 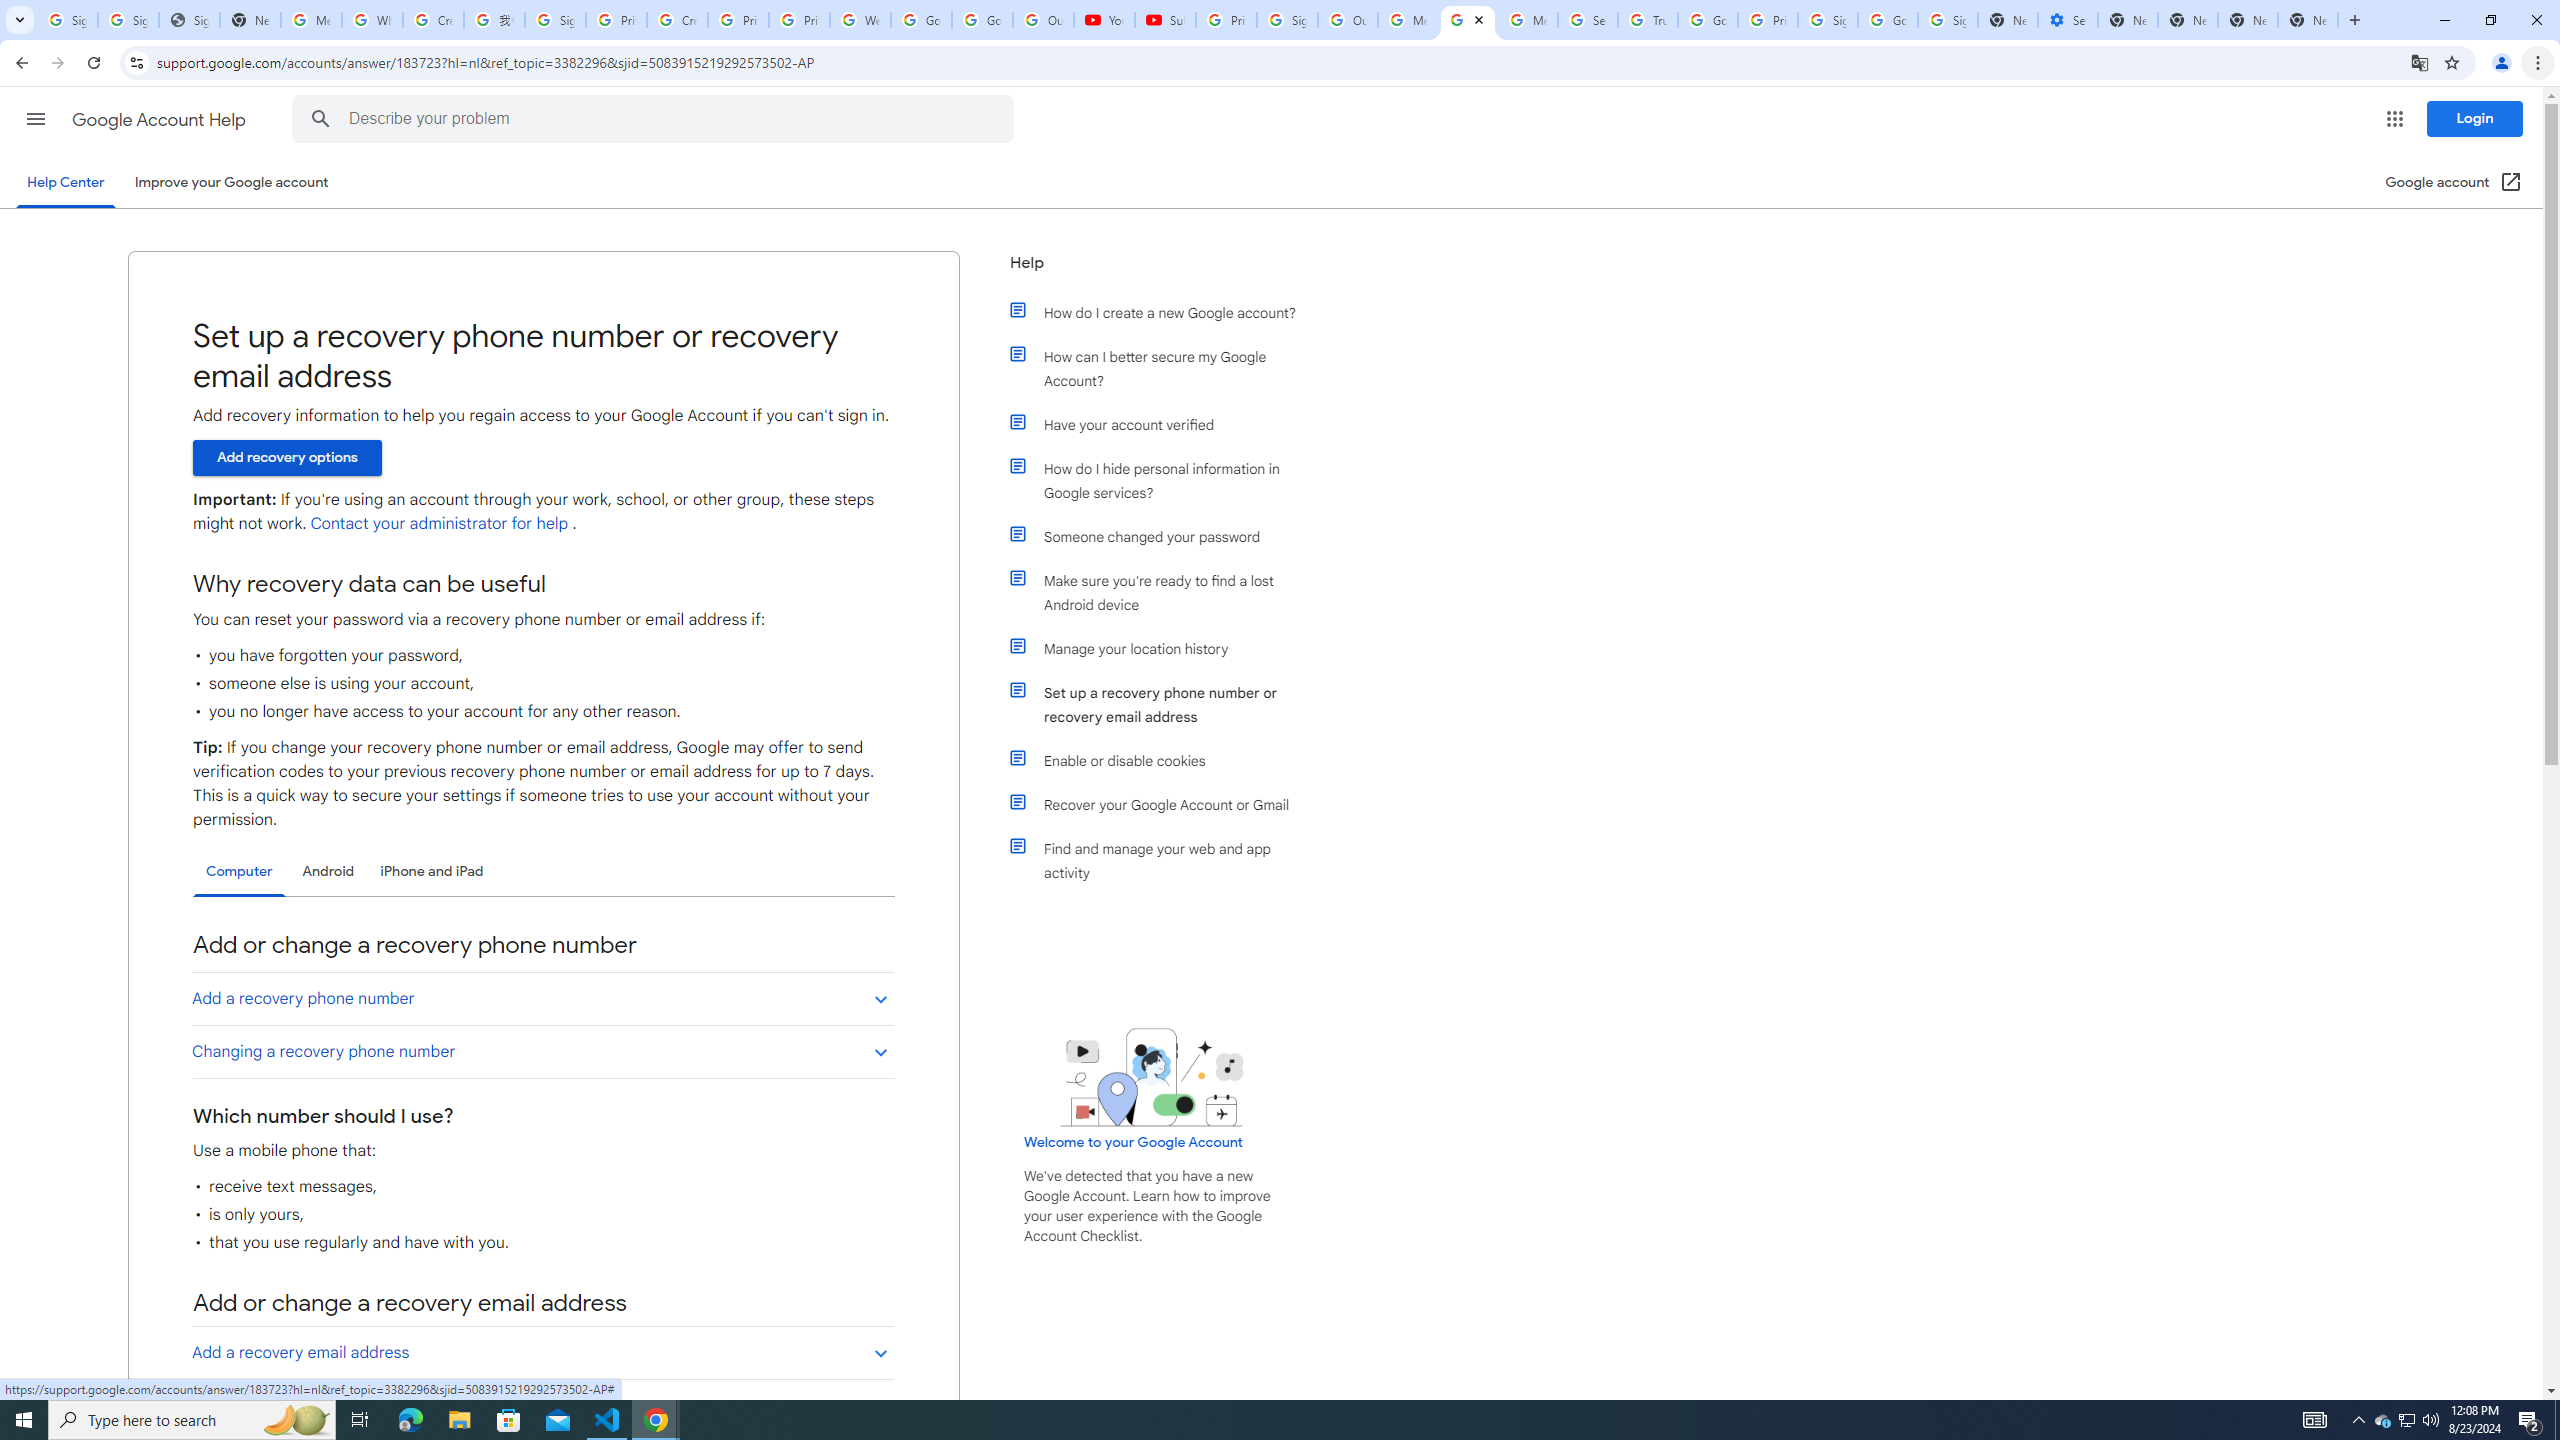 I want to click on 'Sign in - Google Accounts', so click(x=129, y=19).